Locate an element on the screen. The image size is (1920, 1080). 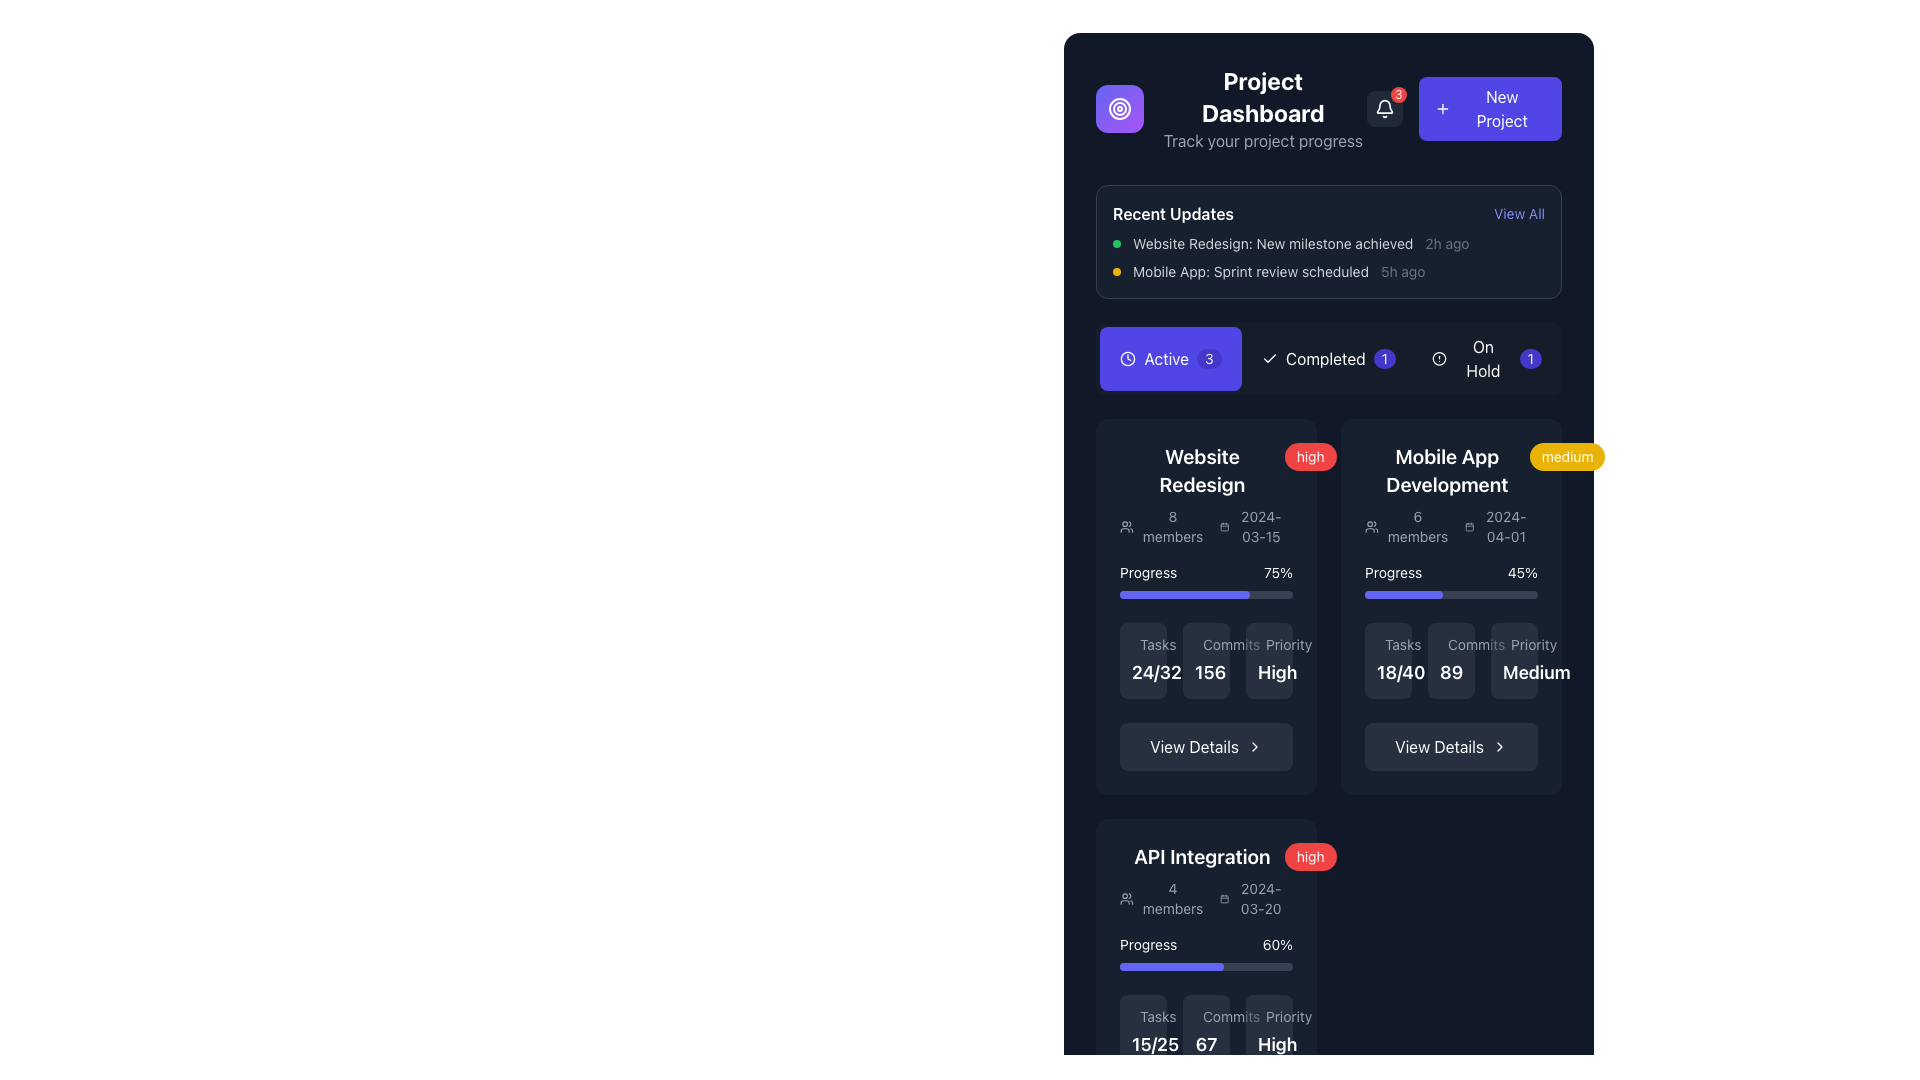
the Text label with an icon representing the due date or milestone date for the project in the bottom section of the 'API Integration' card, aligned to the right is located at coordinates (1251, 897).